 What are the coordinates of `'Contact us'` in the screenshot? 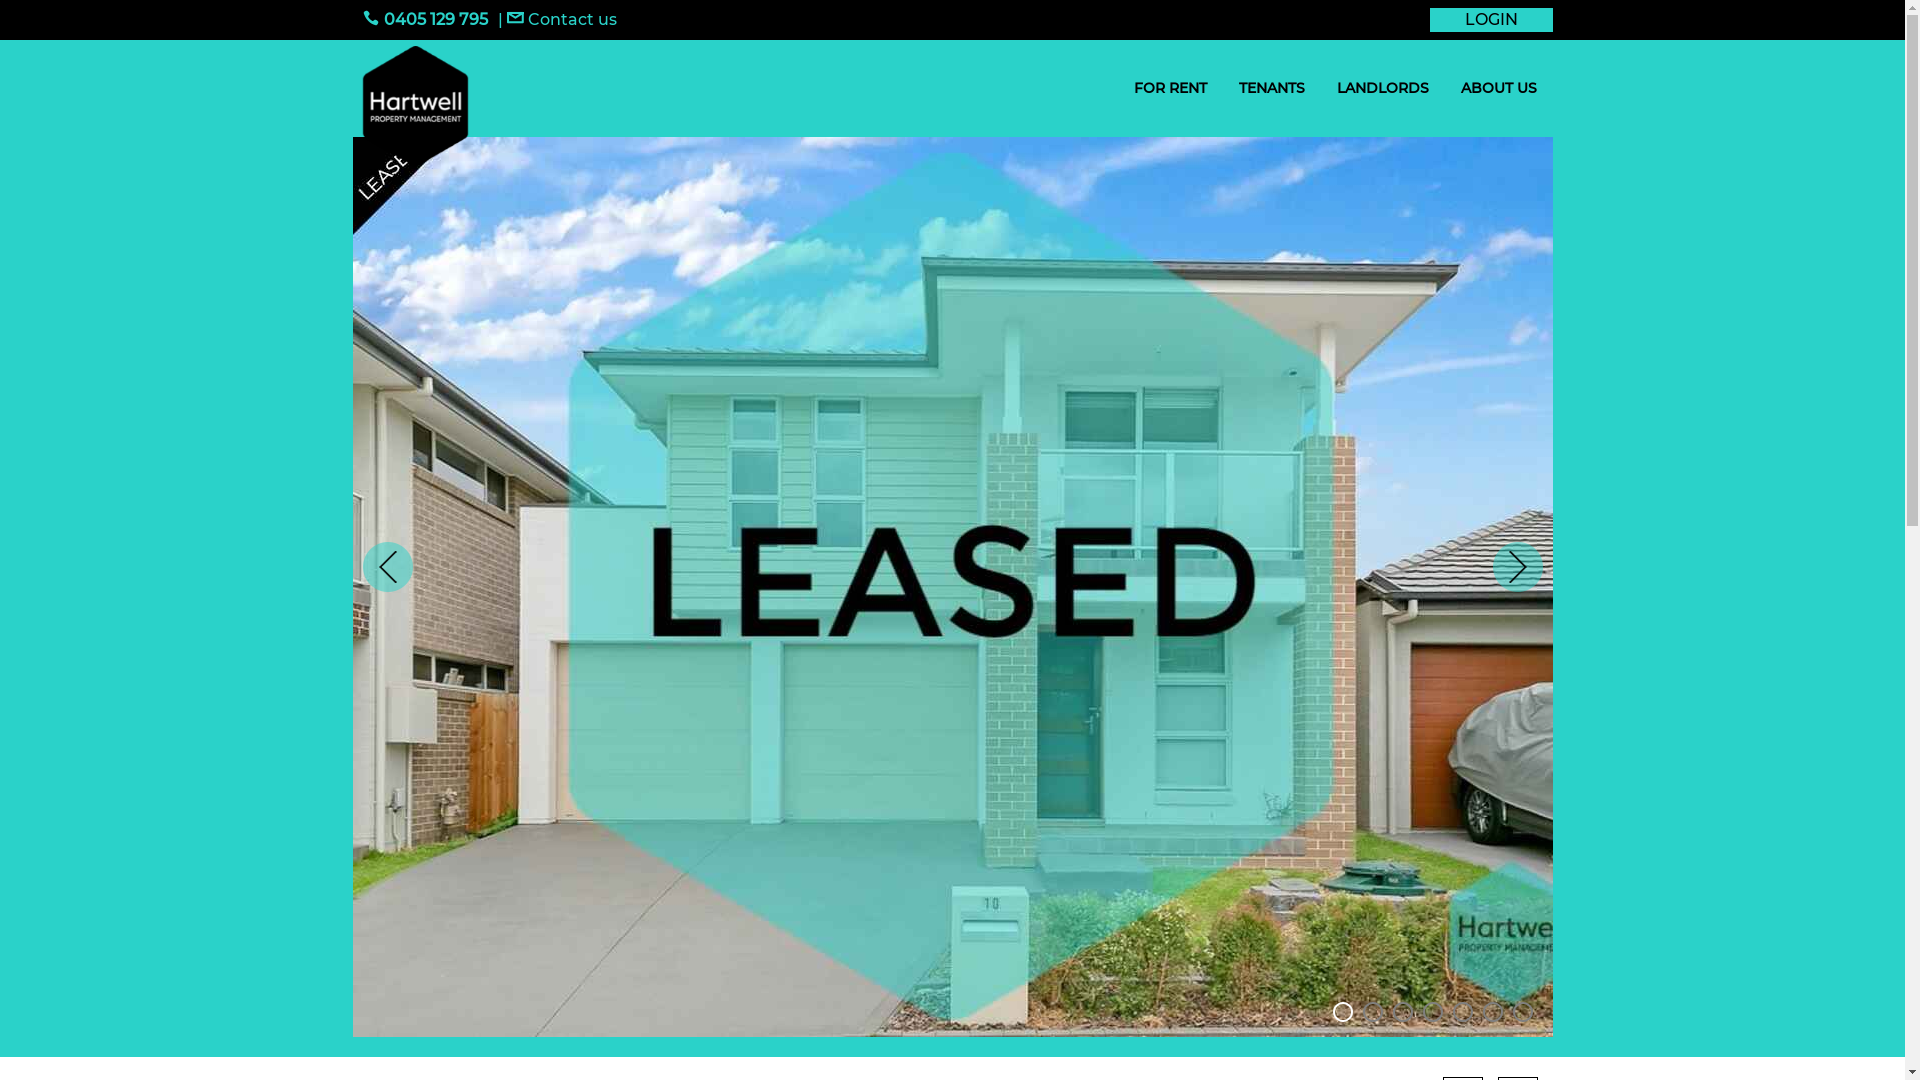 It's located at (560, 19).